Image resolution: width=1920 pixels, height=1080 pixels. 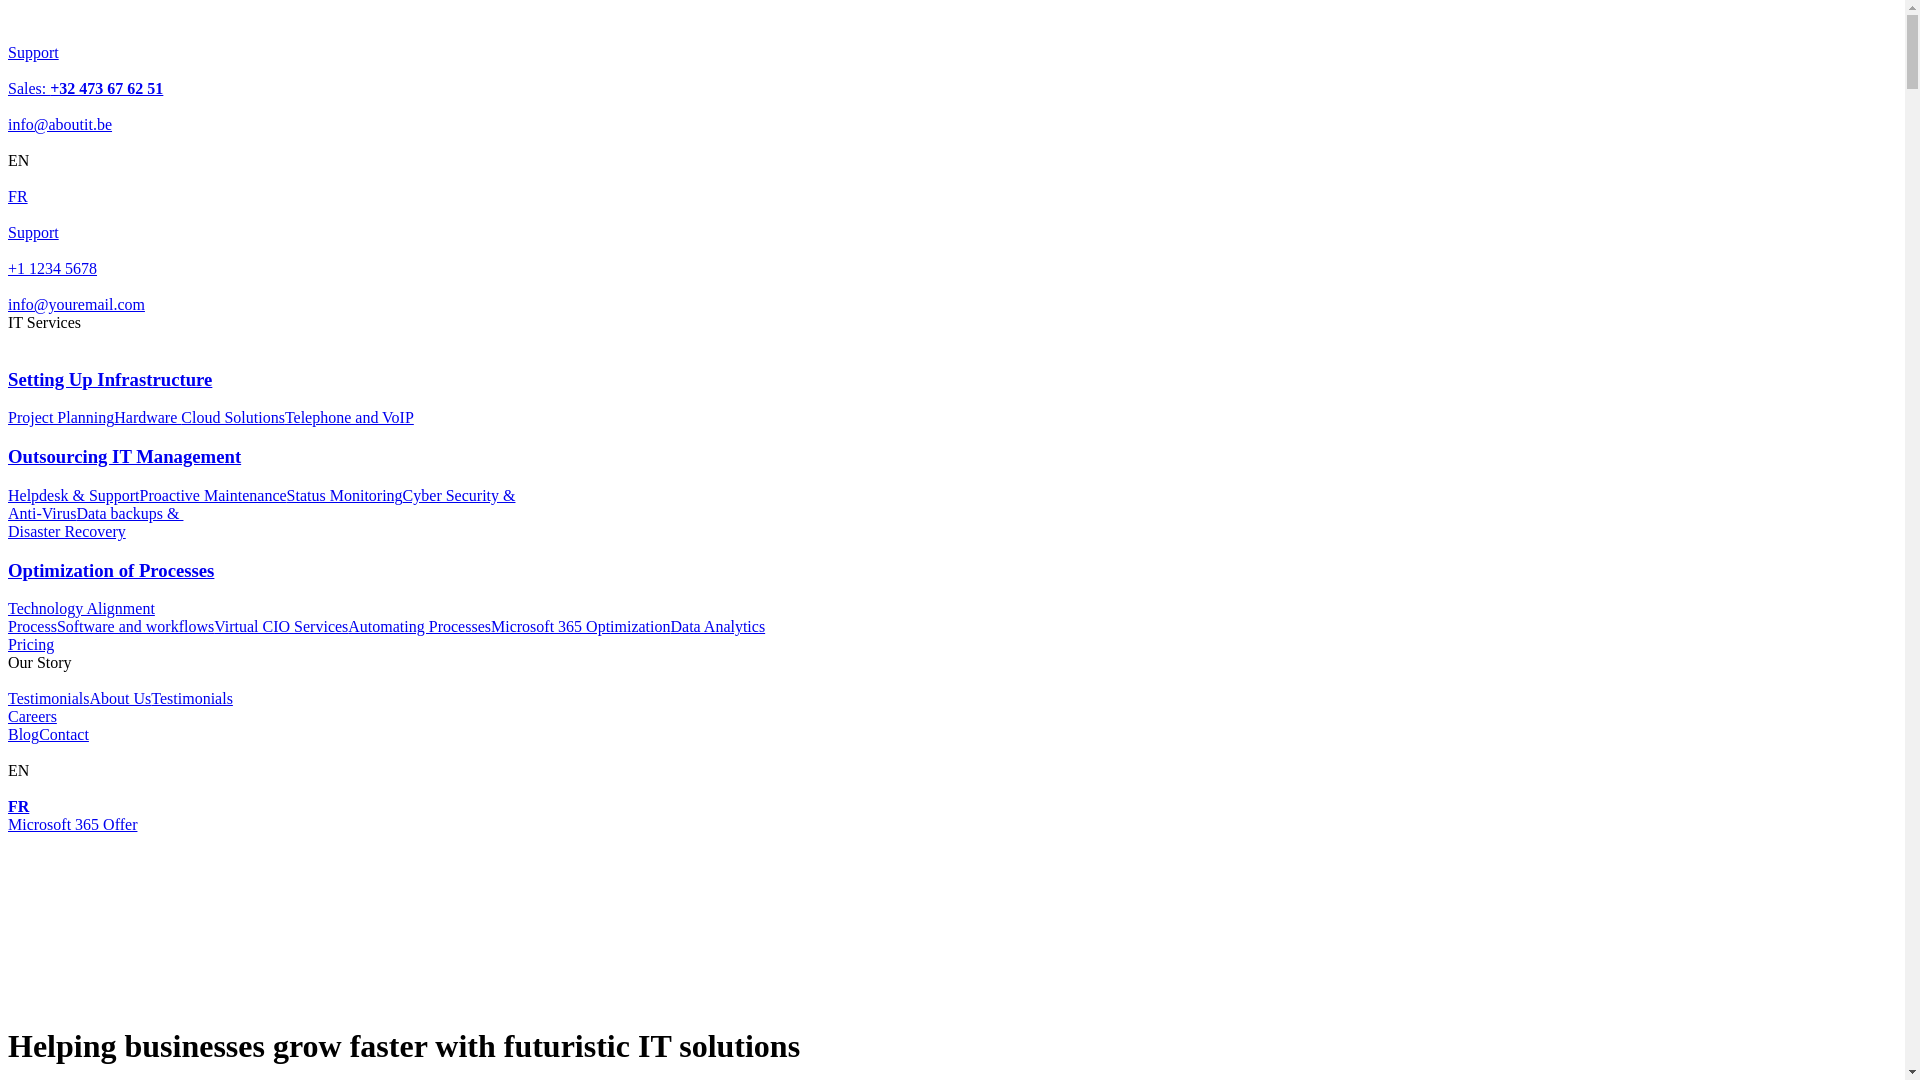 I want to click on 'Status Monitoring', so click(x=345, y=495).